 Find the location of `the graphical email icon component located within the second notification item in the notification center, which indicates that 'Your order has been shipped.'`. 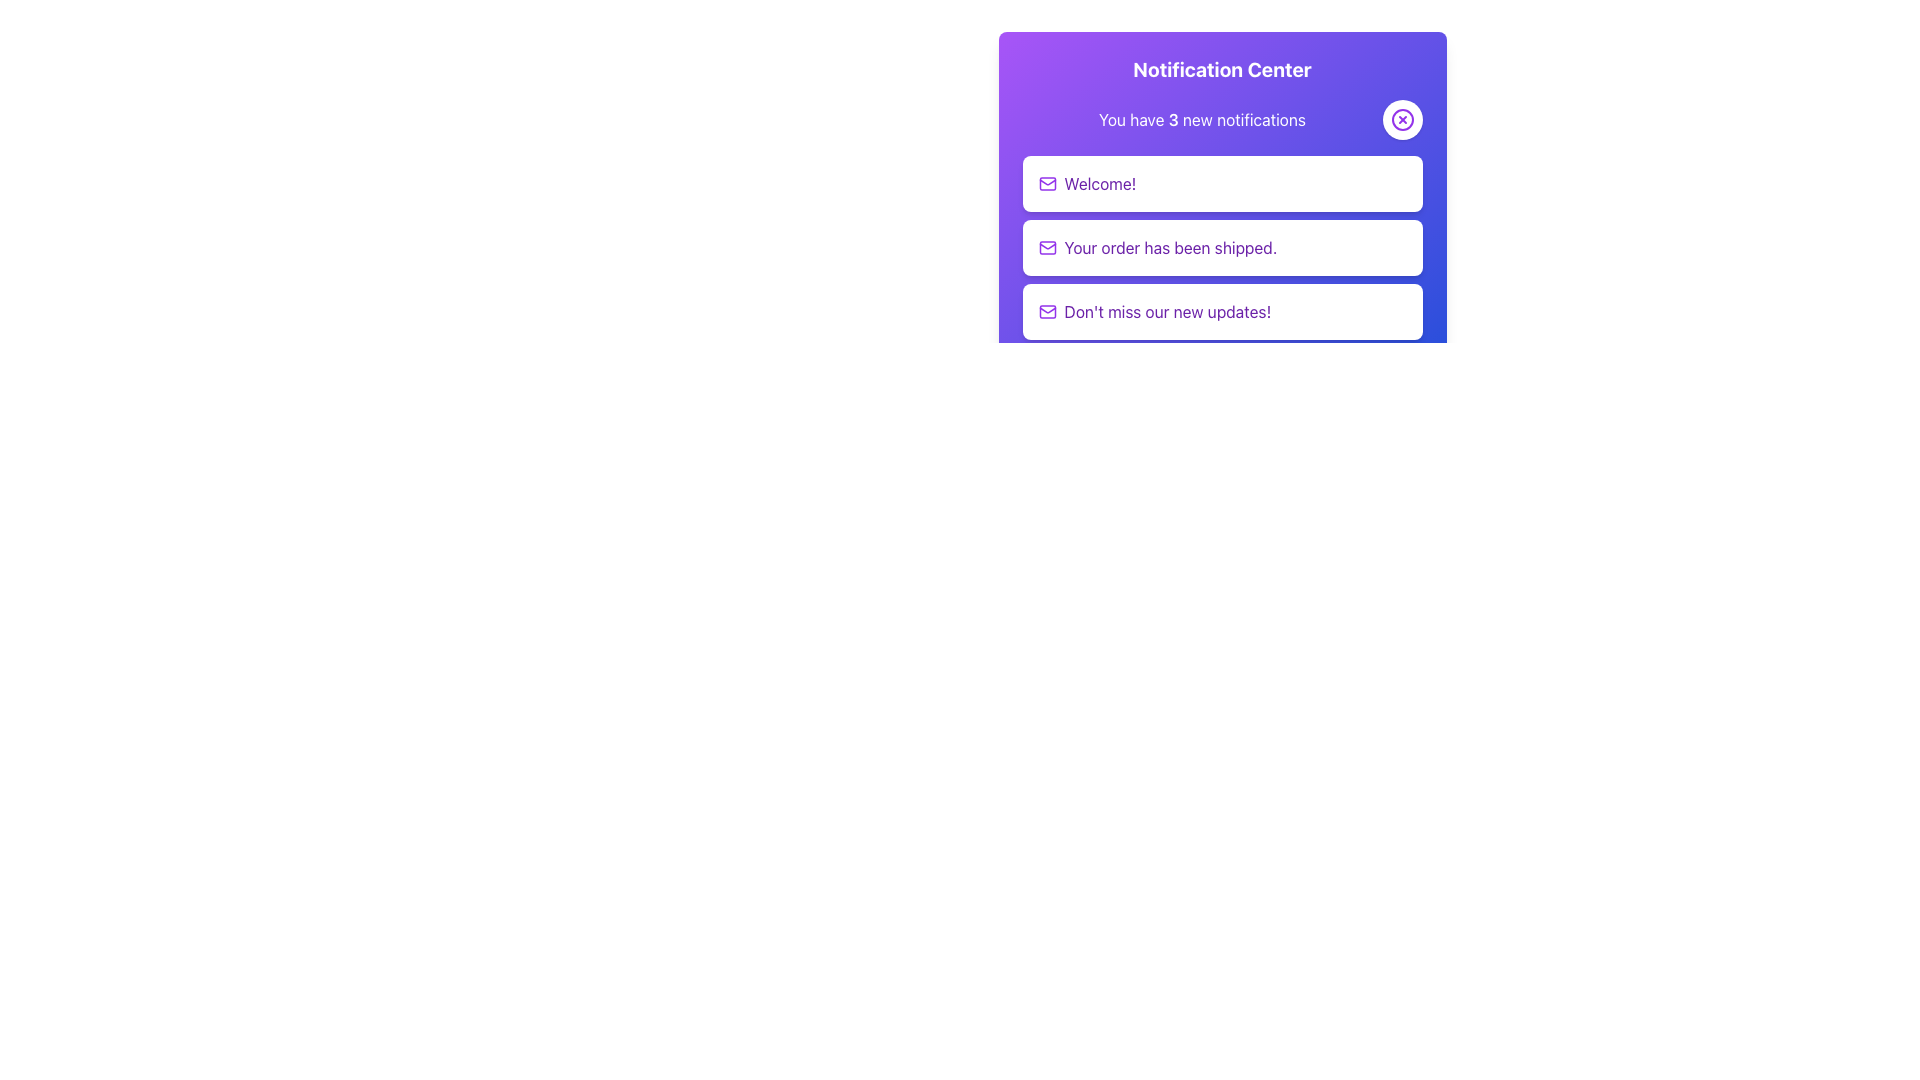

the graphical email icon component located within the second notification item in the notification center, which indicates that 'Your order has been shipped.' is located at coordinates (1046, 246).